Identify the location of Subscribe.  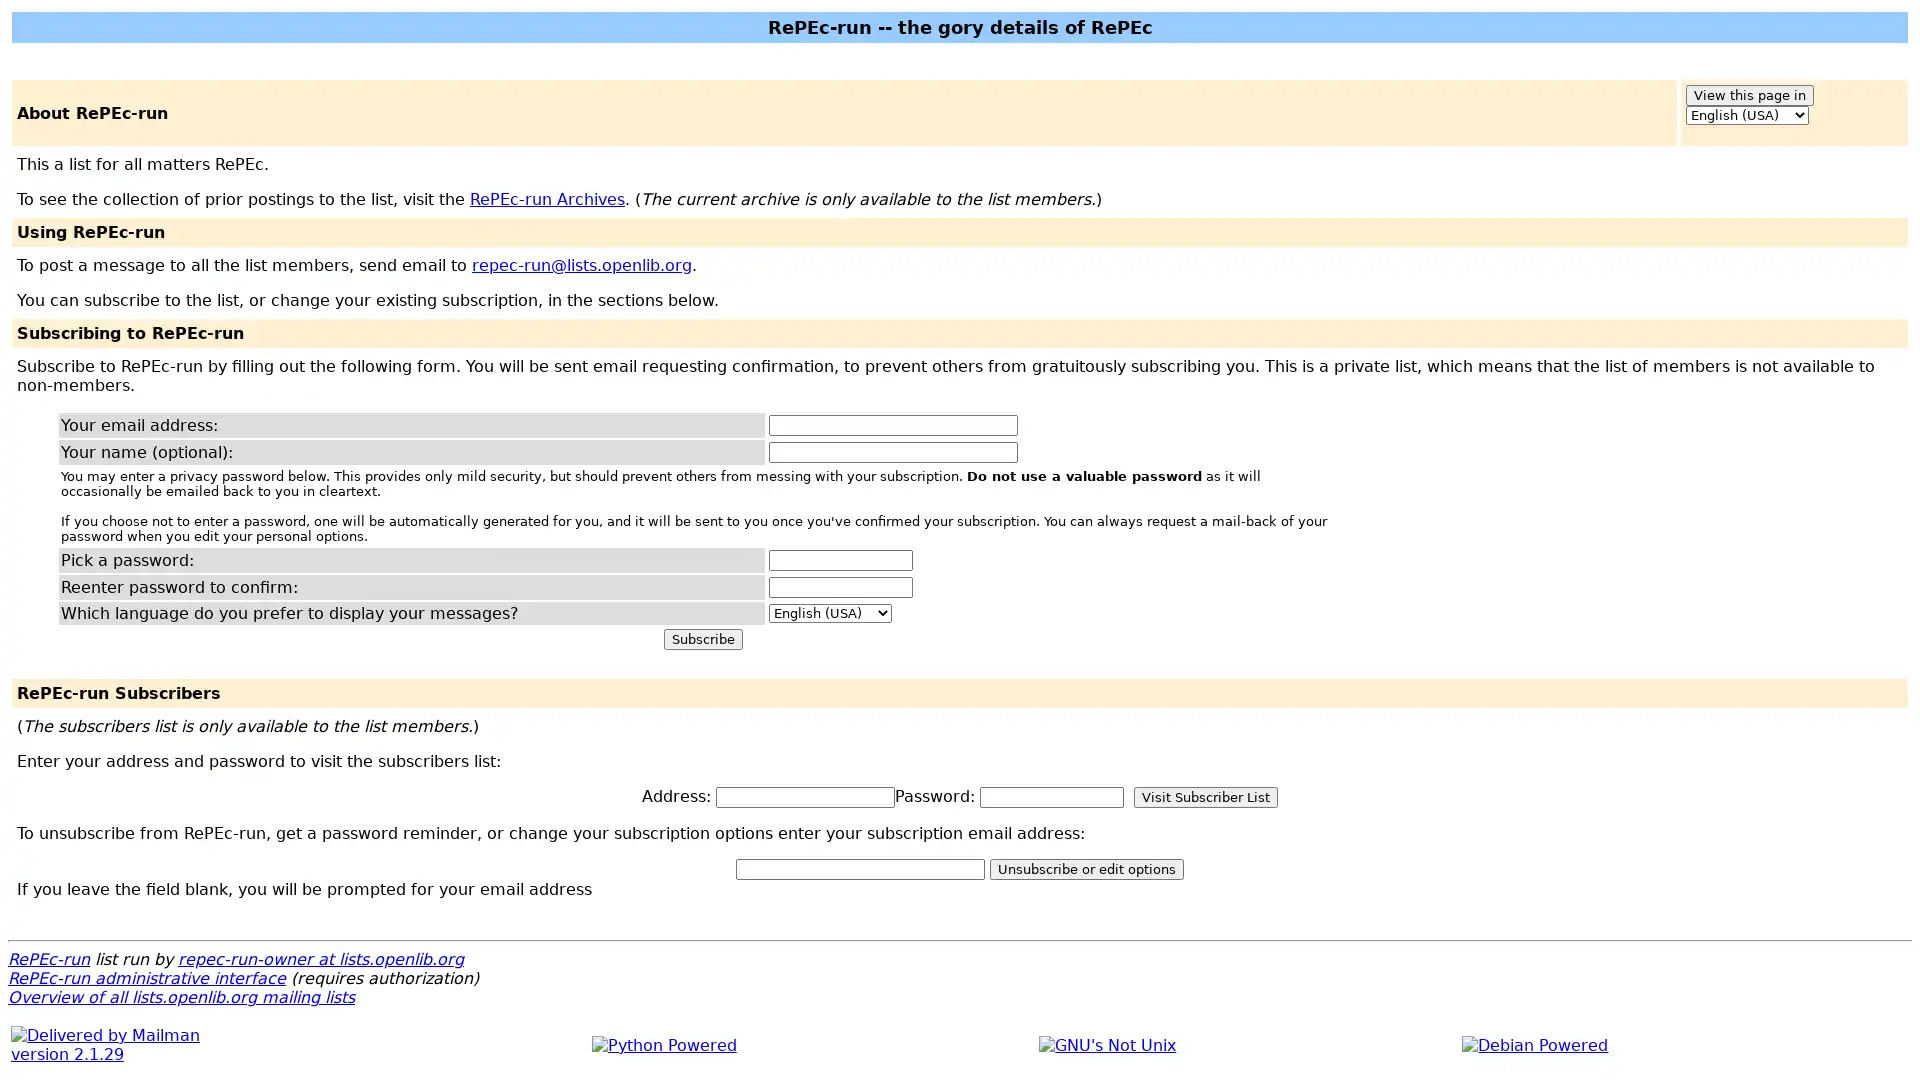
(702, 639).